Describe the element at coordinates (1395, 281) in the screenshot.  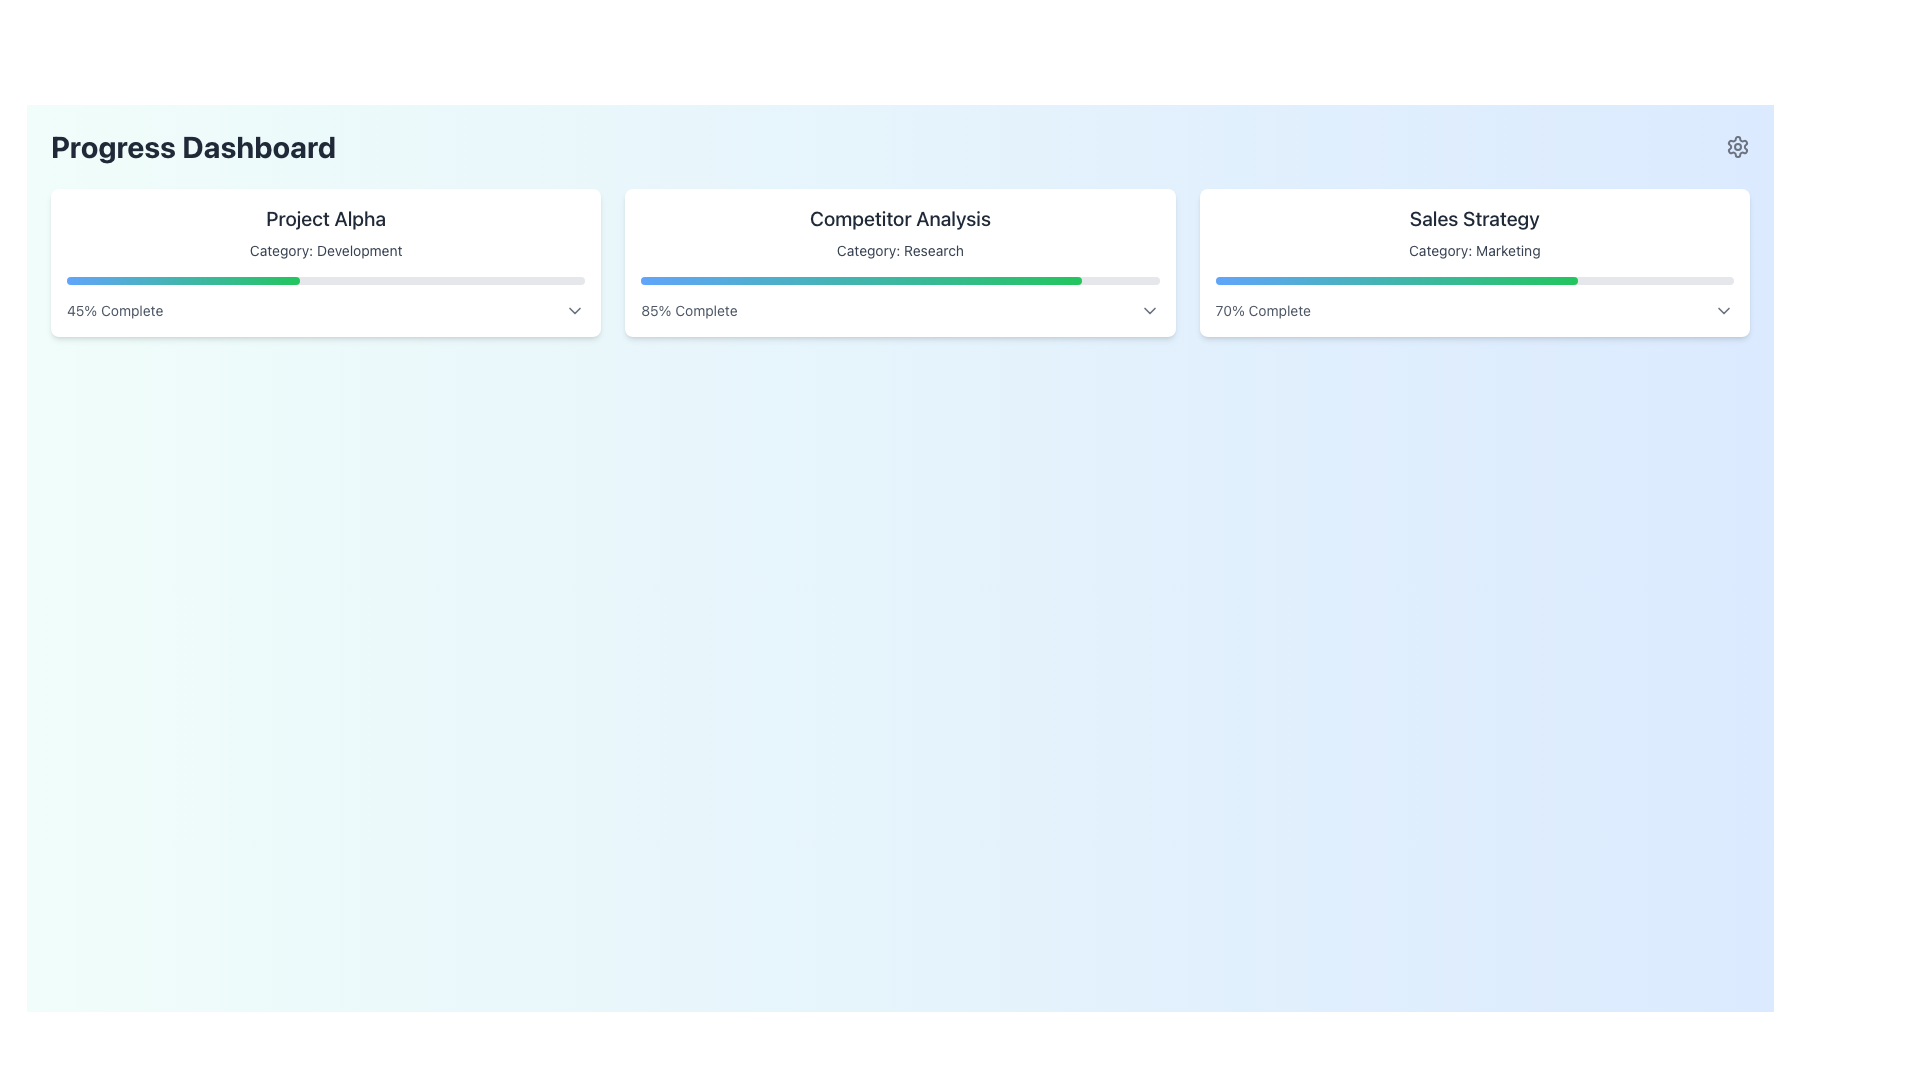
I see `the visually represented completion percentage of the 'Sales Strategy' progress tracker, which indicates 70% completion within the progress widget under the 'Sales Strategy' card` at that location.